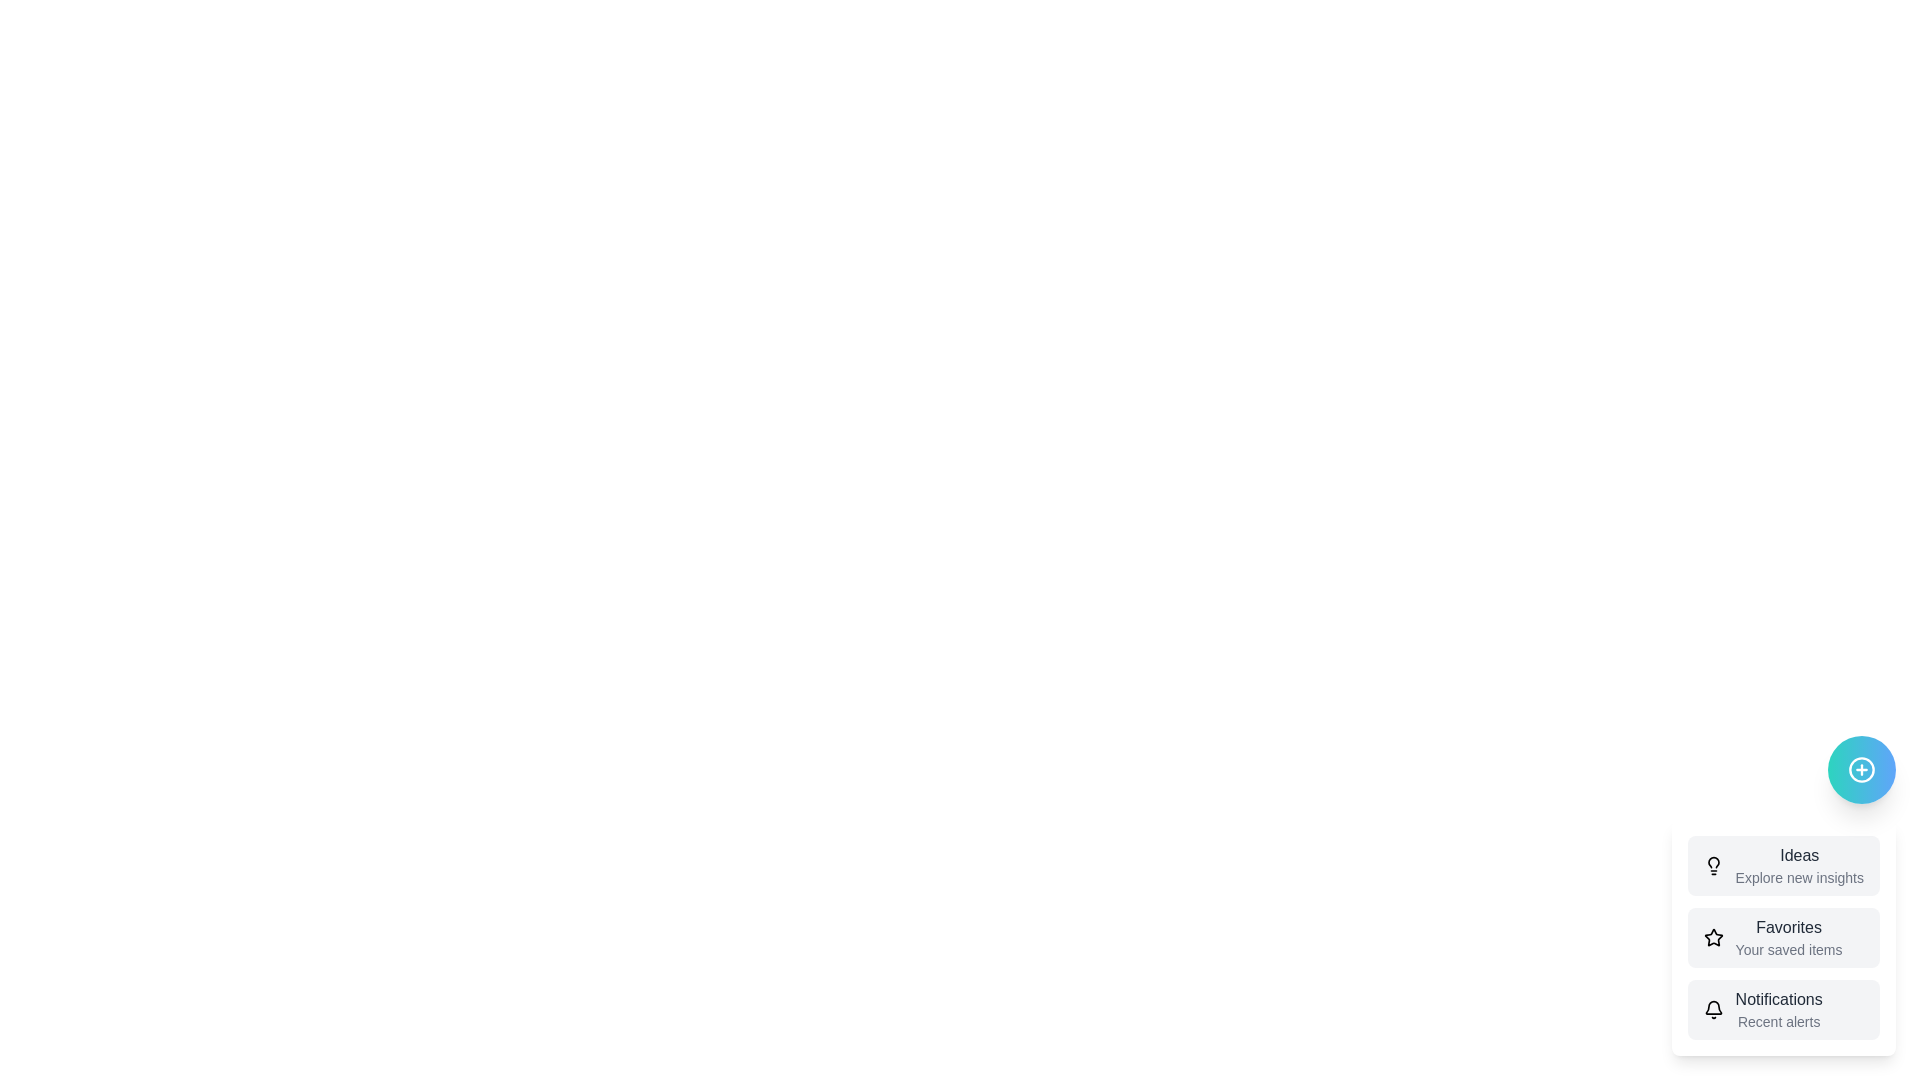 The image size is (1920, 1080). What do you see at coordinates (1712, 1007) in the screenshot?
I see `the Bell Notification Symbol icon located at the bottom right corner of the interface, which indicates the presence of new messages or alerts` at bounding box center [1712, 1007].